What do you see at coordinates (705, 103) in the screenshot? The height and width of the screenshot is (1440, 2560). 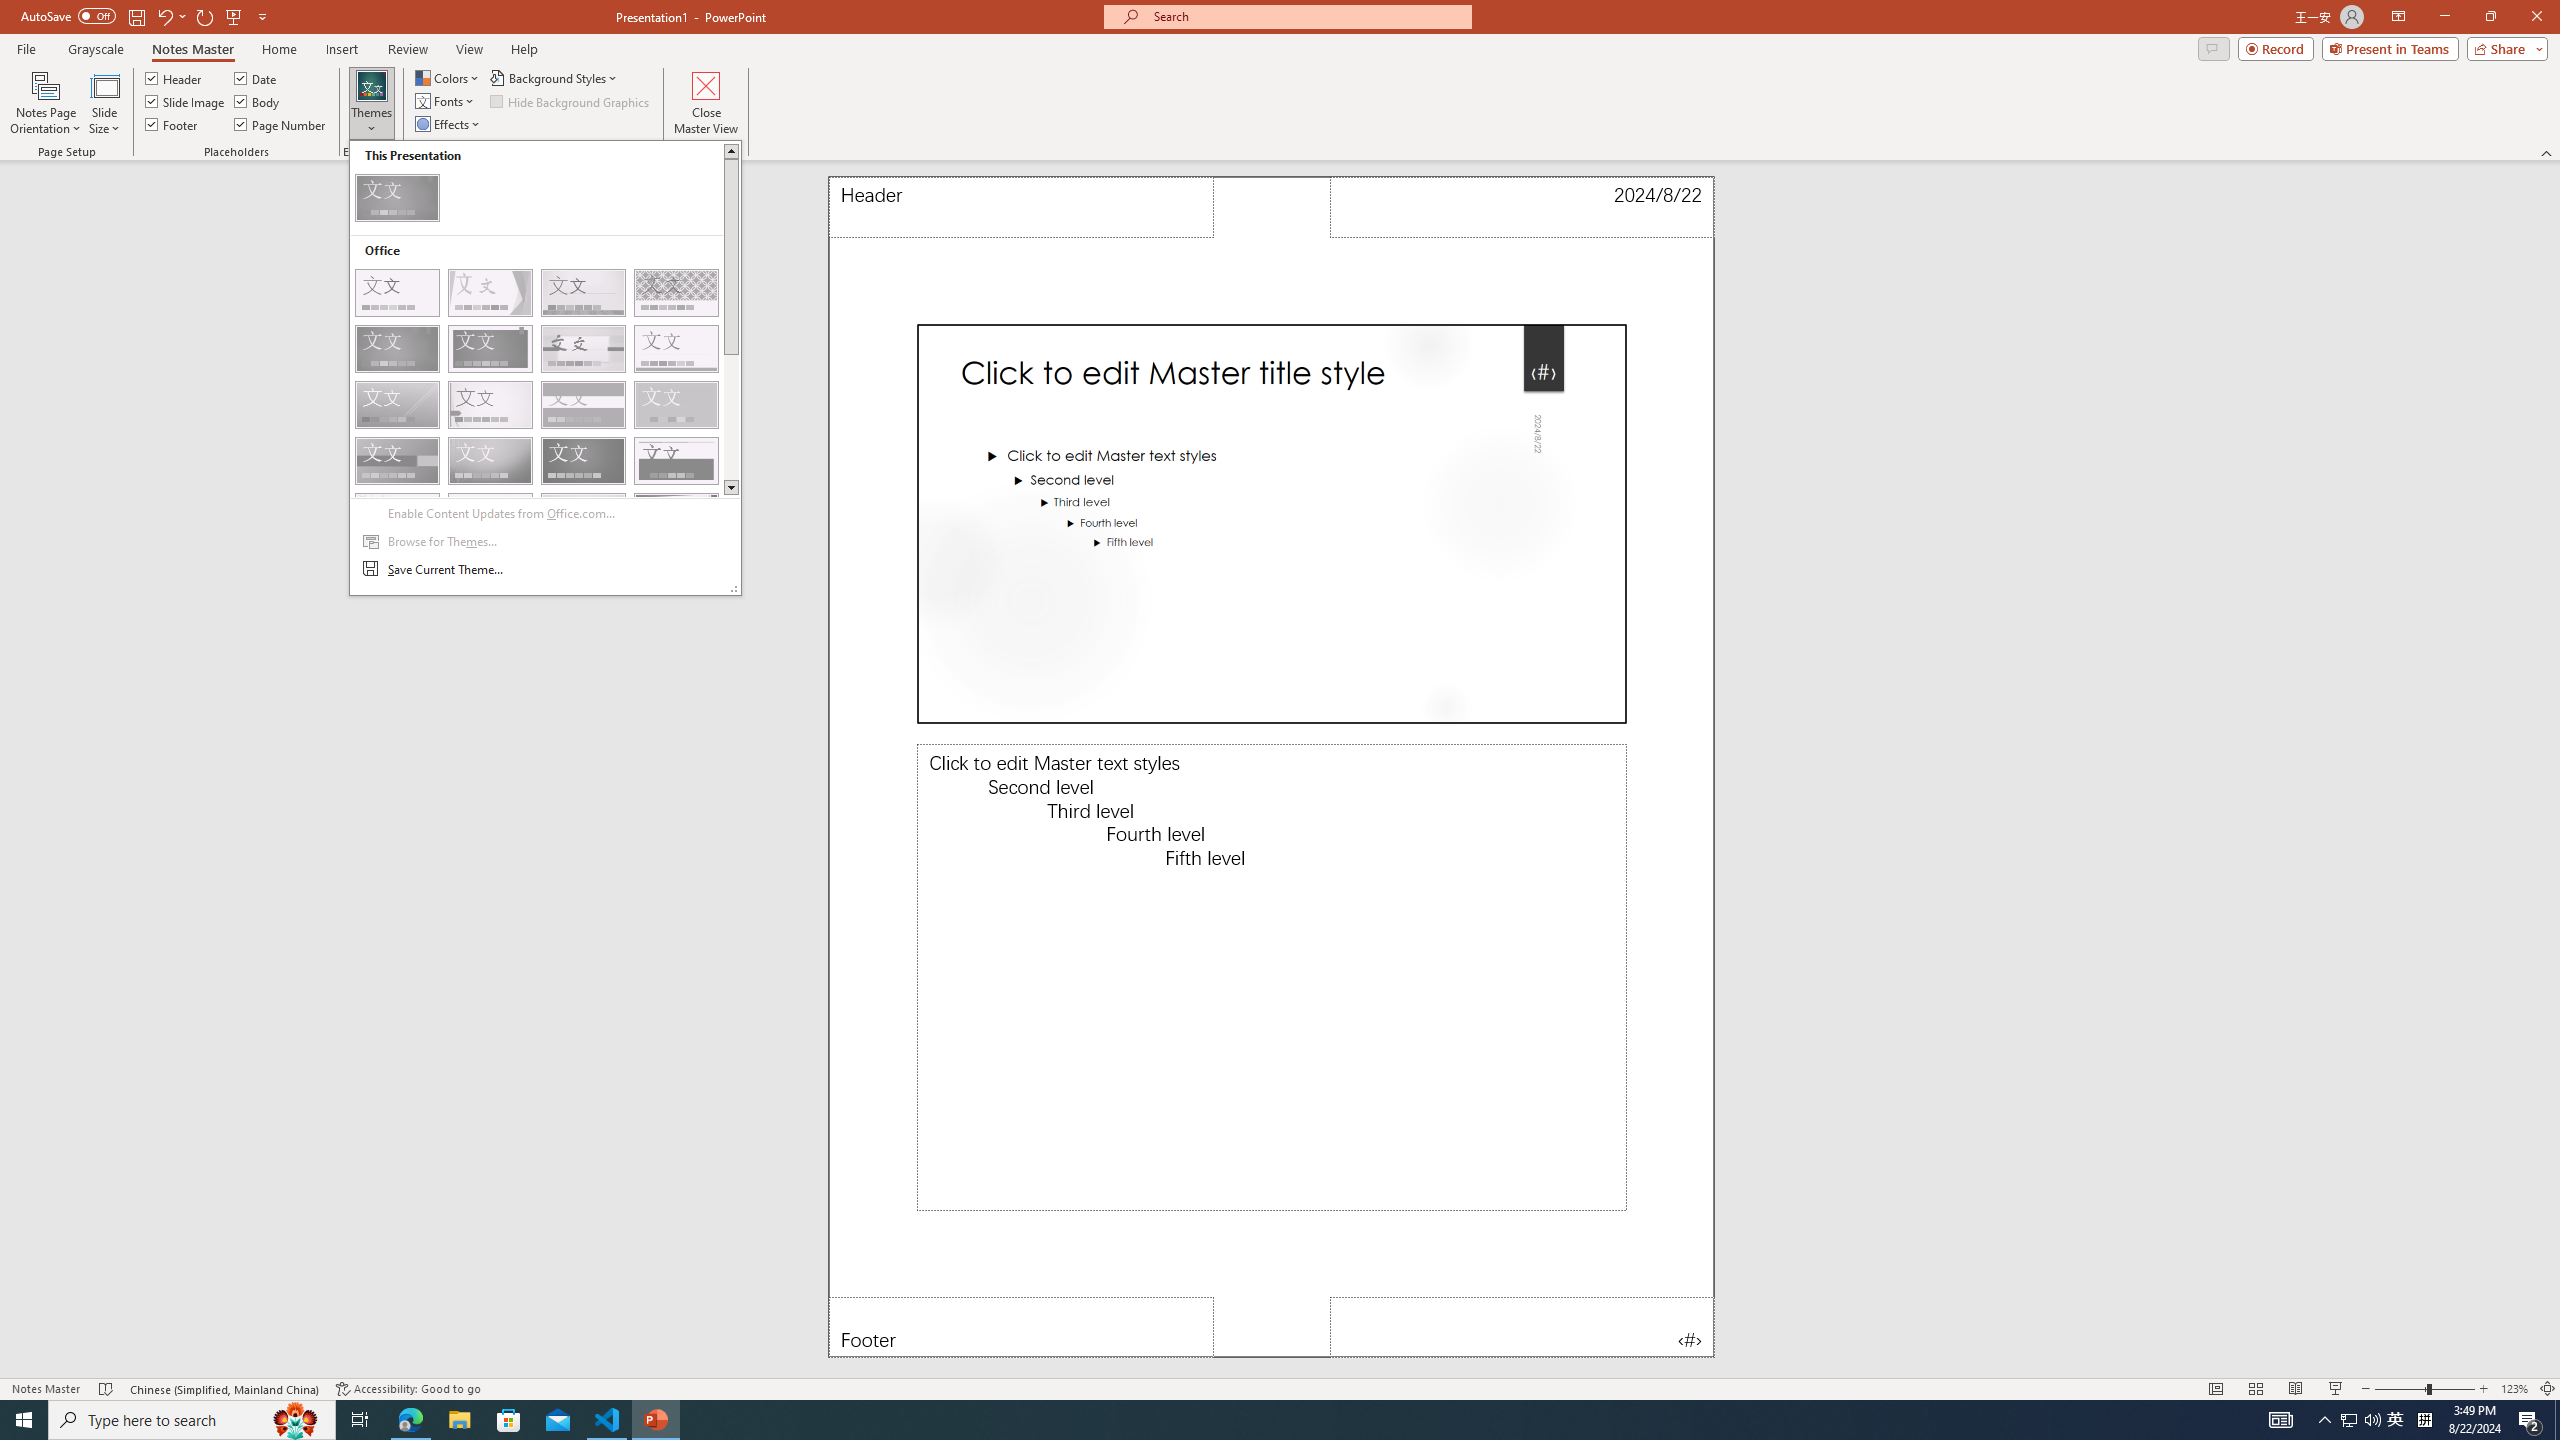 I see `'Close Master View'` at bounding box center [705, 103].